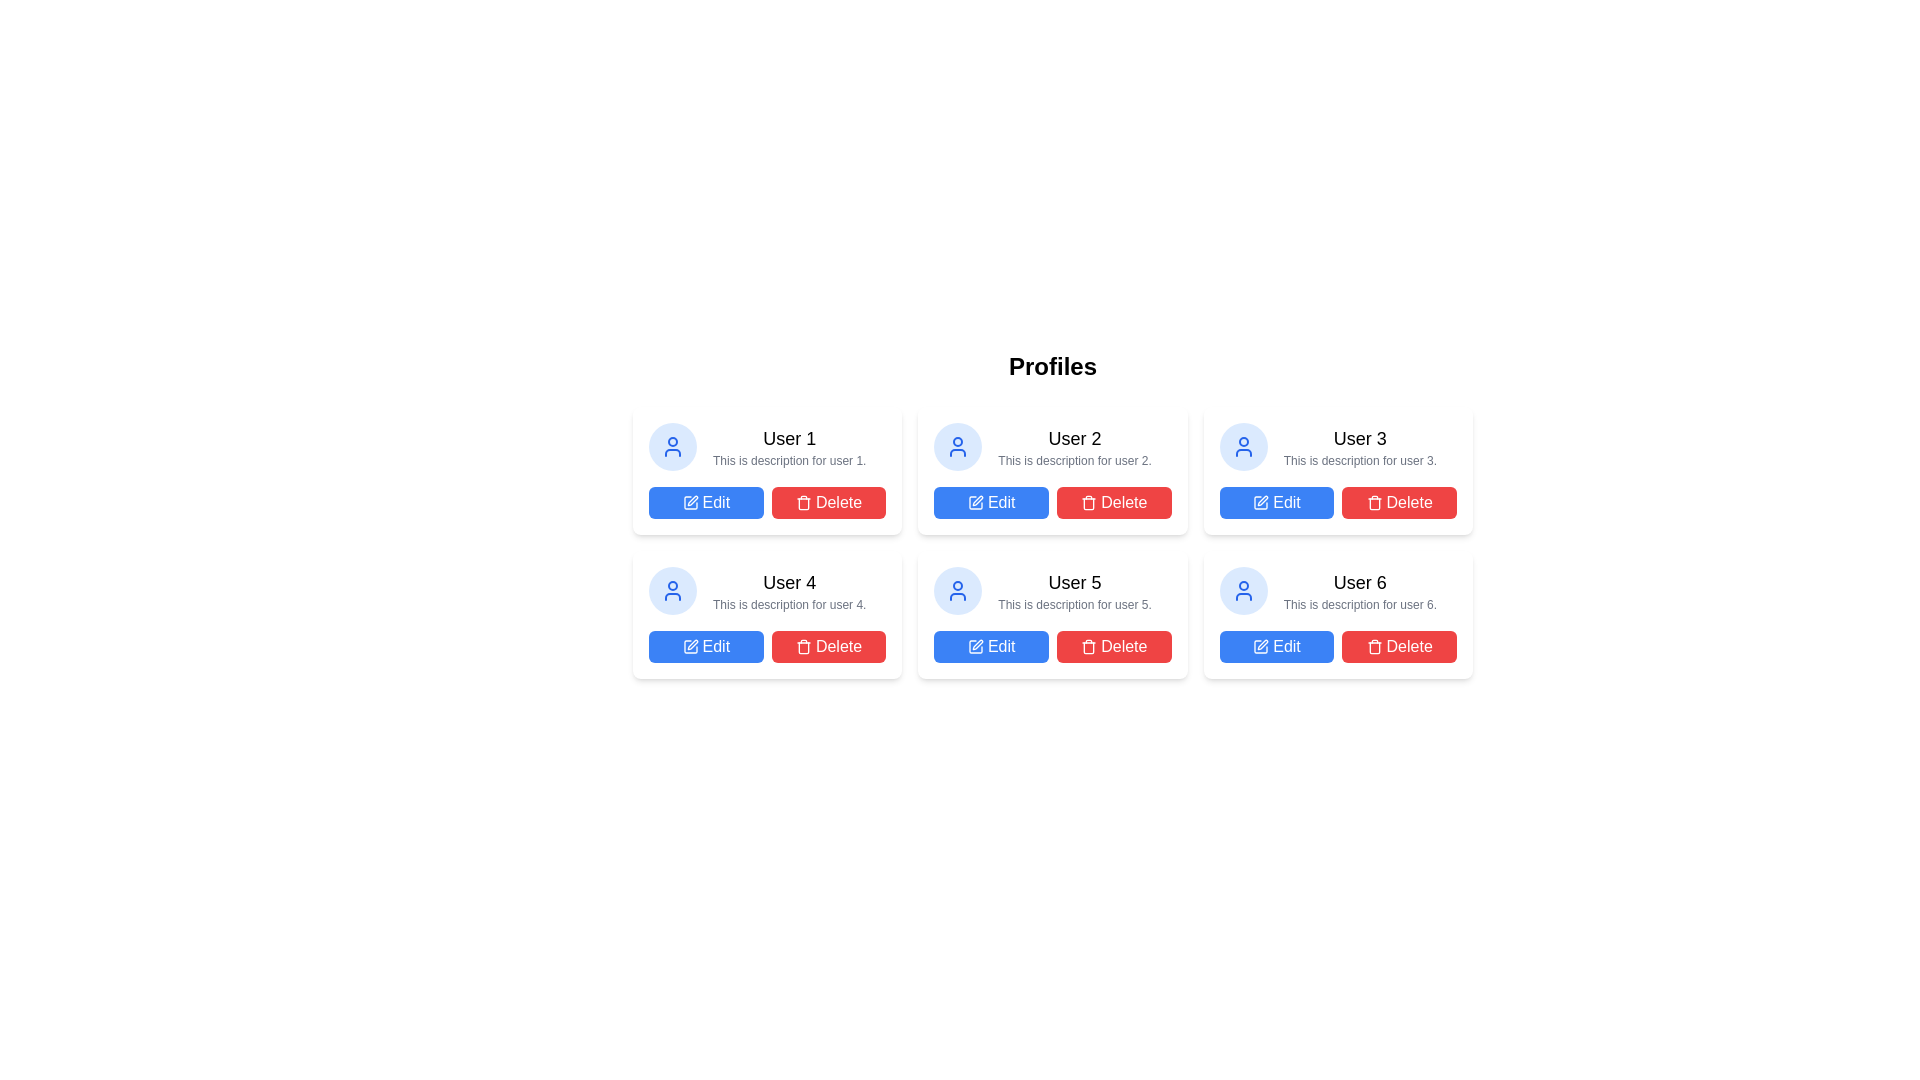  Describe the element at coordinates (1242, 446) in the screenshot. I see `the user profile icon for 'User 3' located in the top-right card, positioned left of the 'Edit' and 'Delete' buttons` at that location.